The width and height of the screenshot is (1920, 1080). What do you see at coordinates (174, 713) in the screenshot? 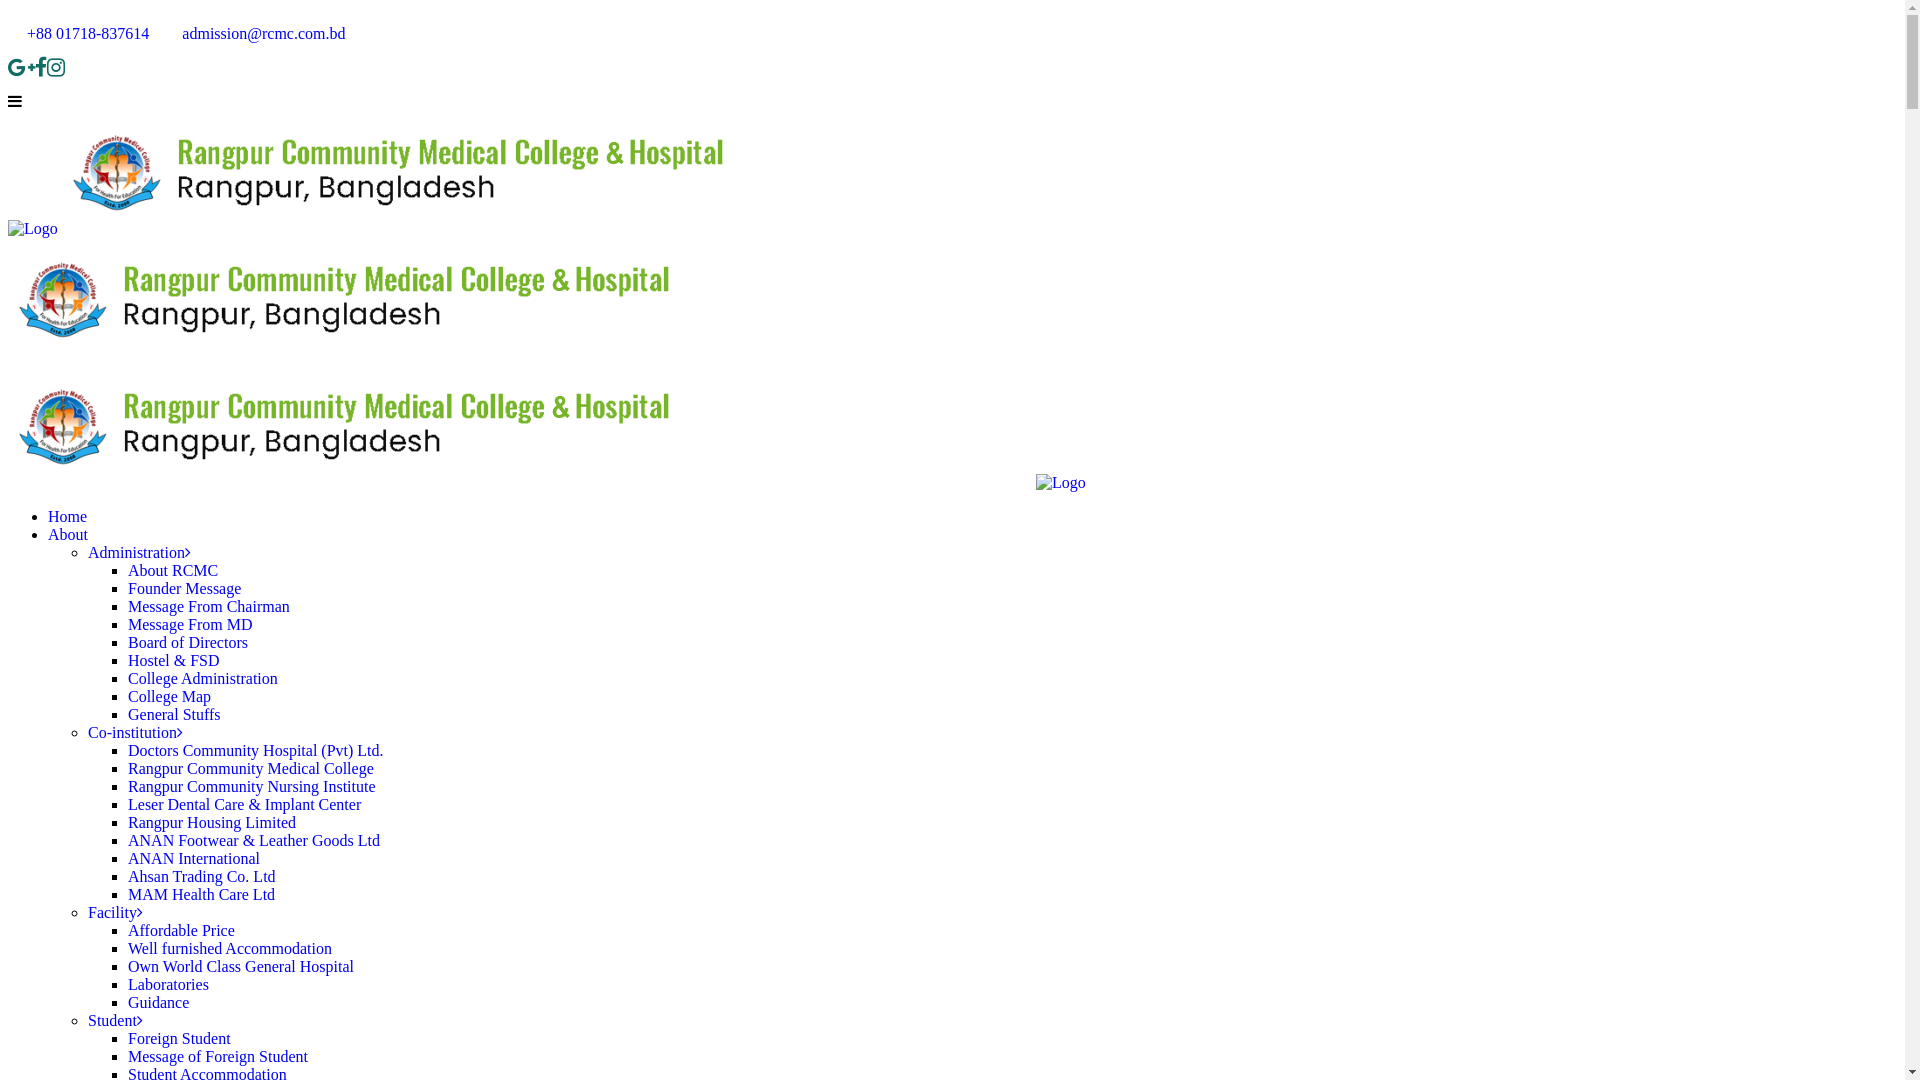
I see `'General Stuffs'` at bounding box center [174, 713].